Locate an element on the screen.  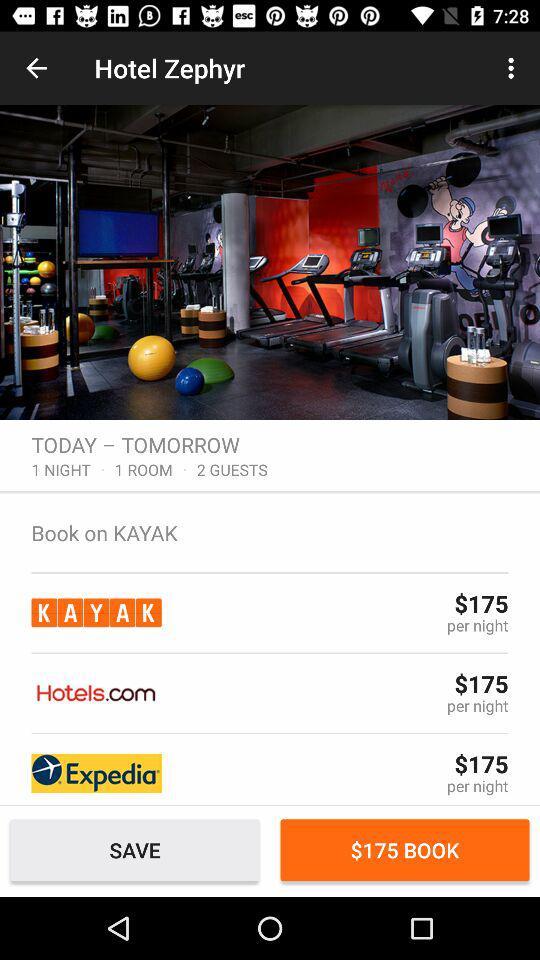
the item to the right of hotel zephyr item is located at coordinates (513, 68).